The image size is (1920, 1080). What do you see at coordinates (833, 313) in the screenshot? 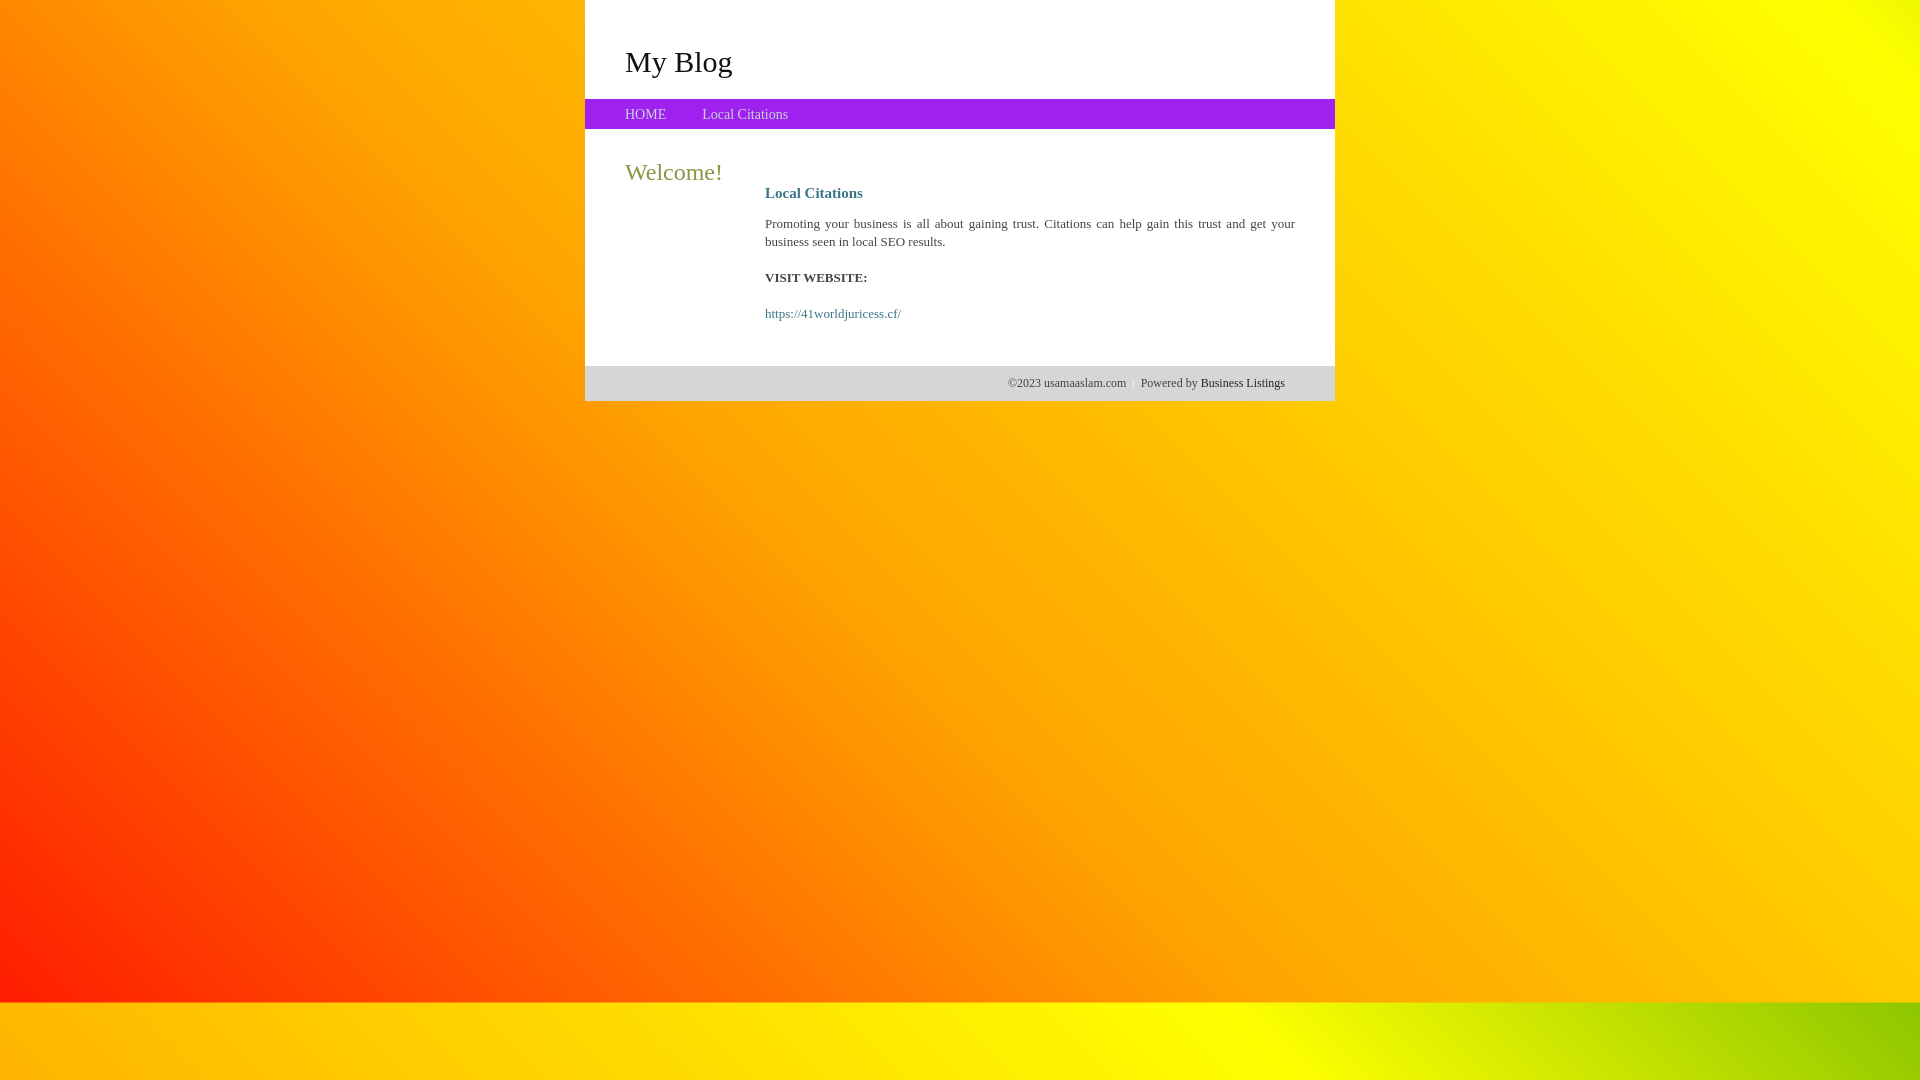
I see `'https://41worldjuricess.cf/'` at bounding box center [833, 313].